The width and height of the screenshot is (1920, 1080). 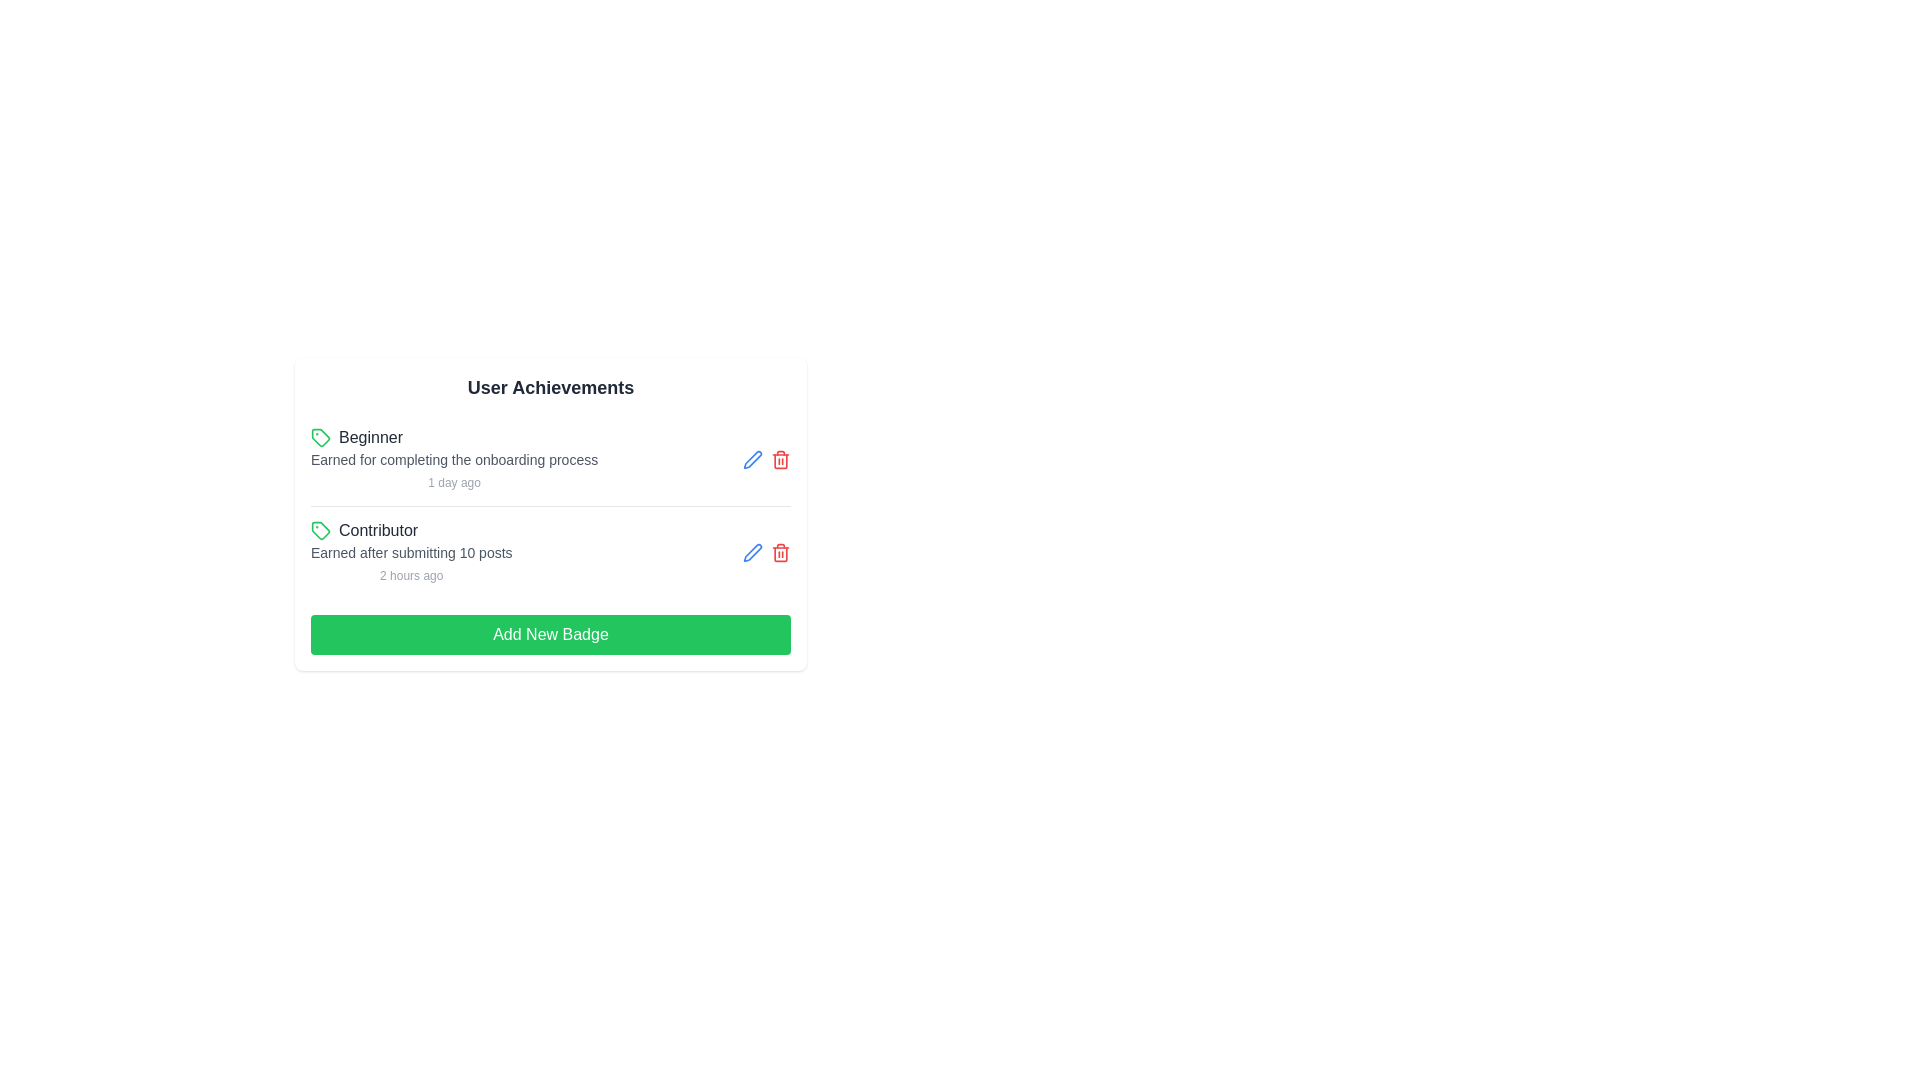 I want to click on the text element that describes the conditions to attain the 'Contributor' badge, located in the User Achievements list, between the badge title and the timestamp, so click(x=410, y=552).